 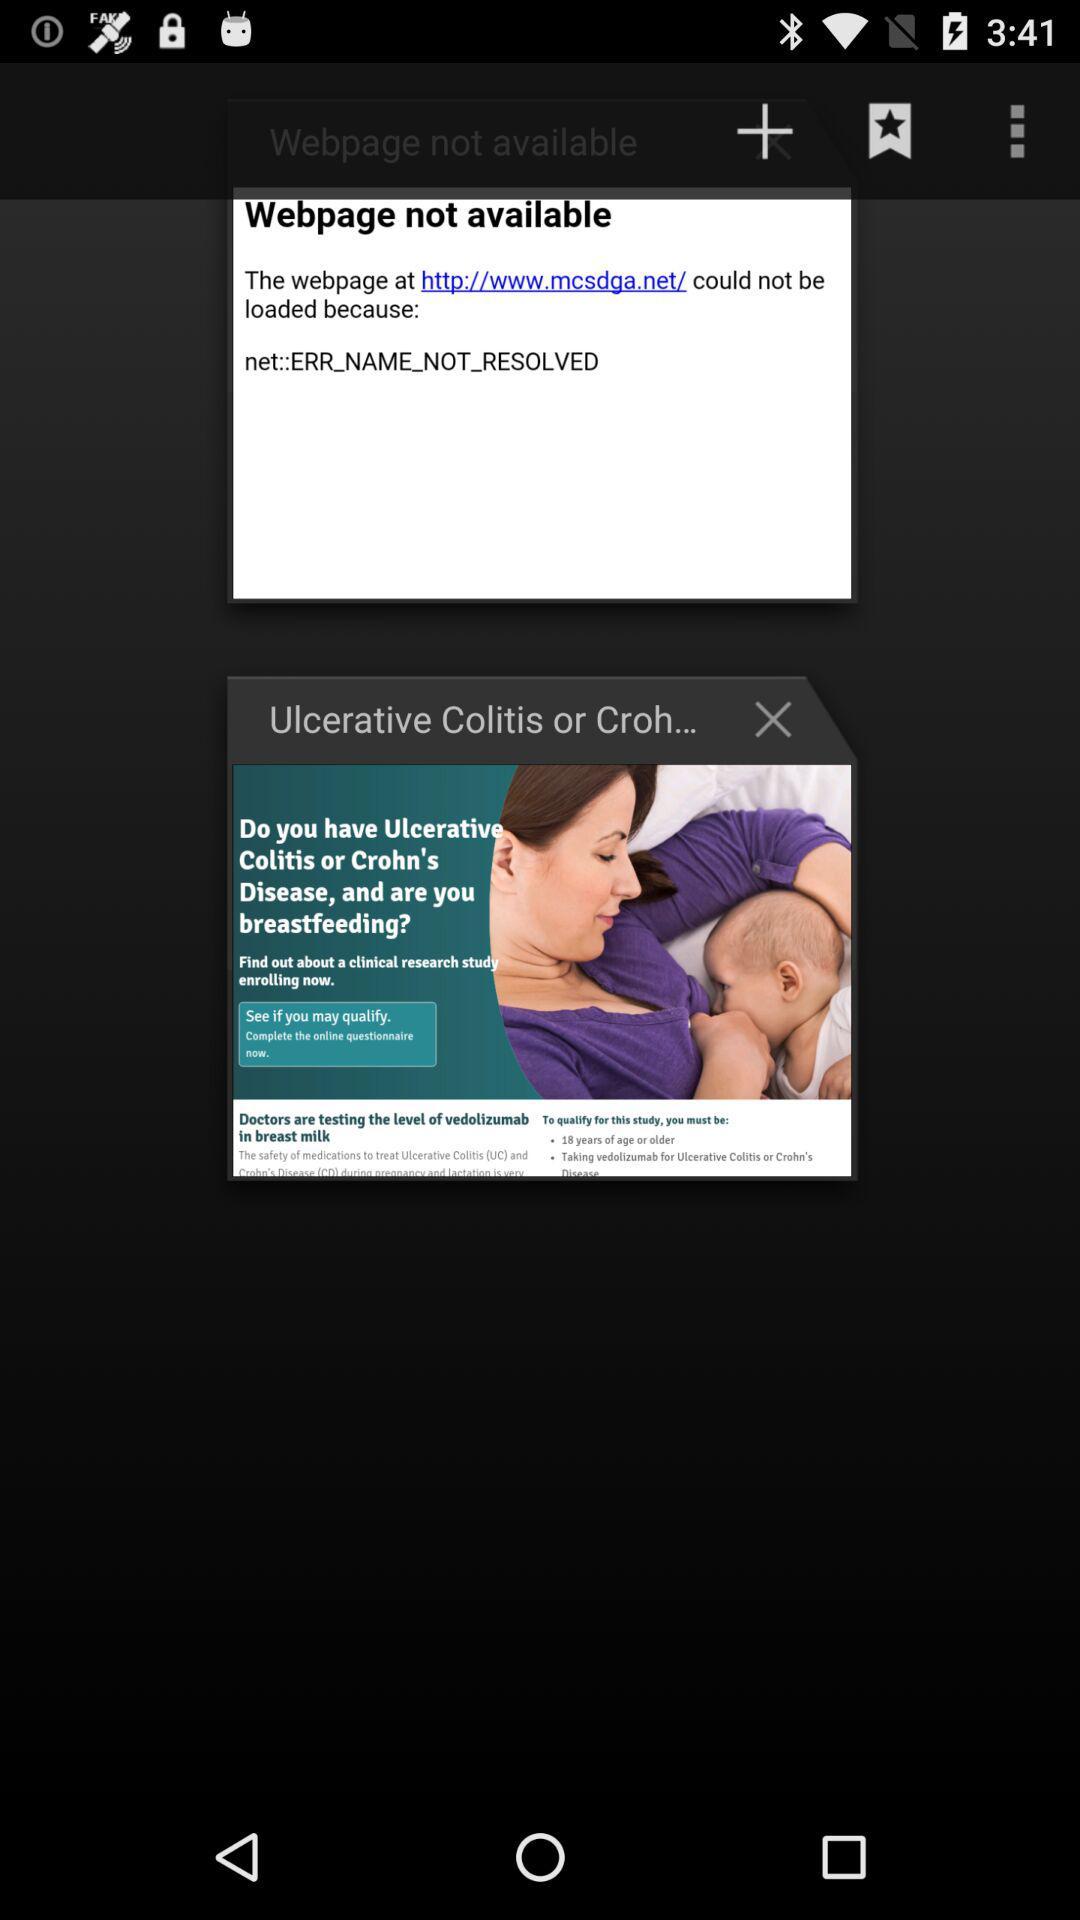 What do you see at coordinates (782, 767) in the screenshot?
I see `the close icon` at bounding box center [782, 767].